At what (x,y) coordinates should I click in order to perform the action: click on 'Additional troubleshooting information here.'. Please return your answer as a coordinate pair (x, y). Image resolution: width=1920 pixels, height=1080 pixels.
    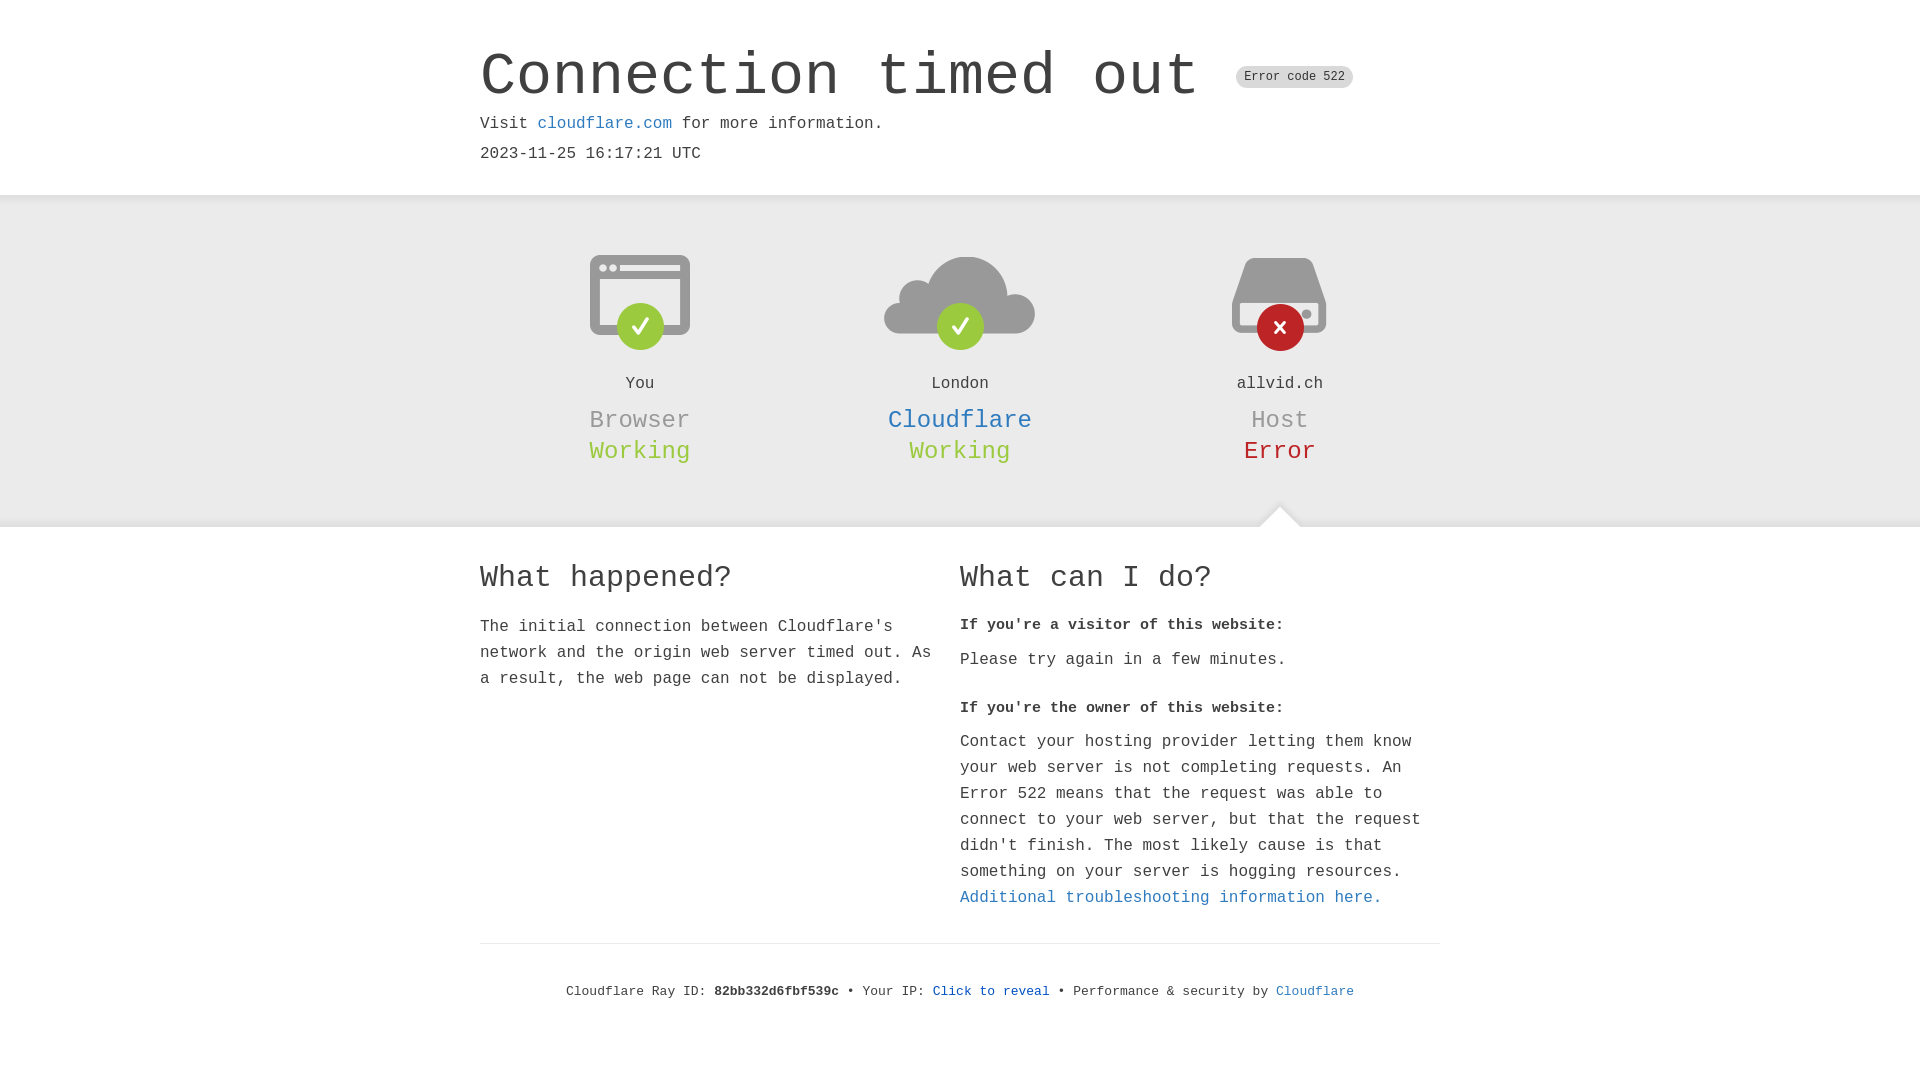
    Looking at the image, I should click on (1171, 897).